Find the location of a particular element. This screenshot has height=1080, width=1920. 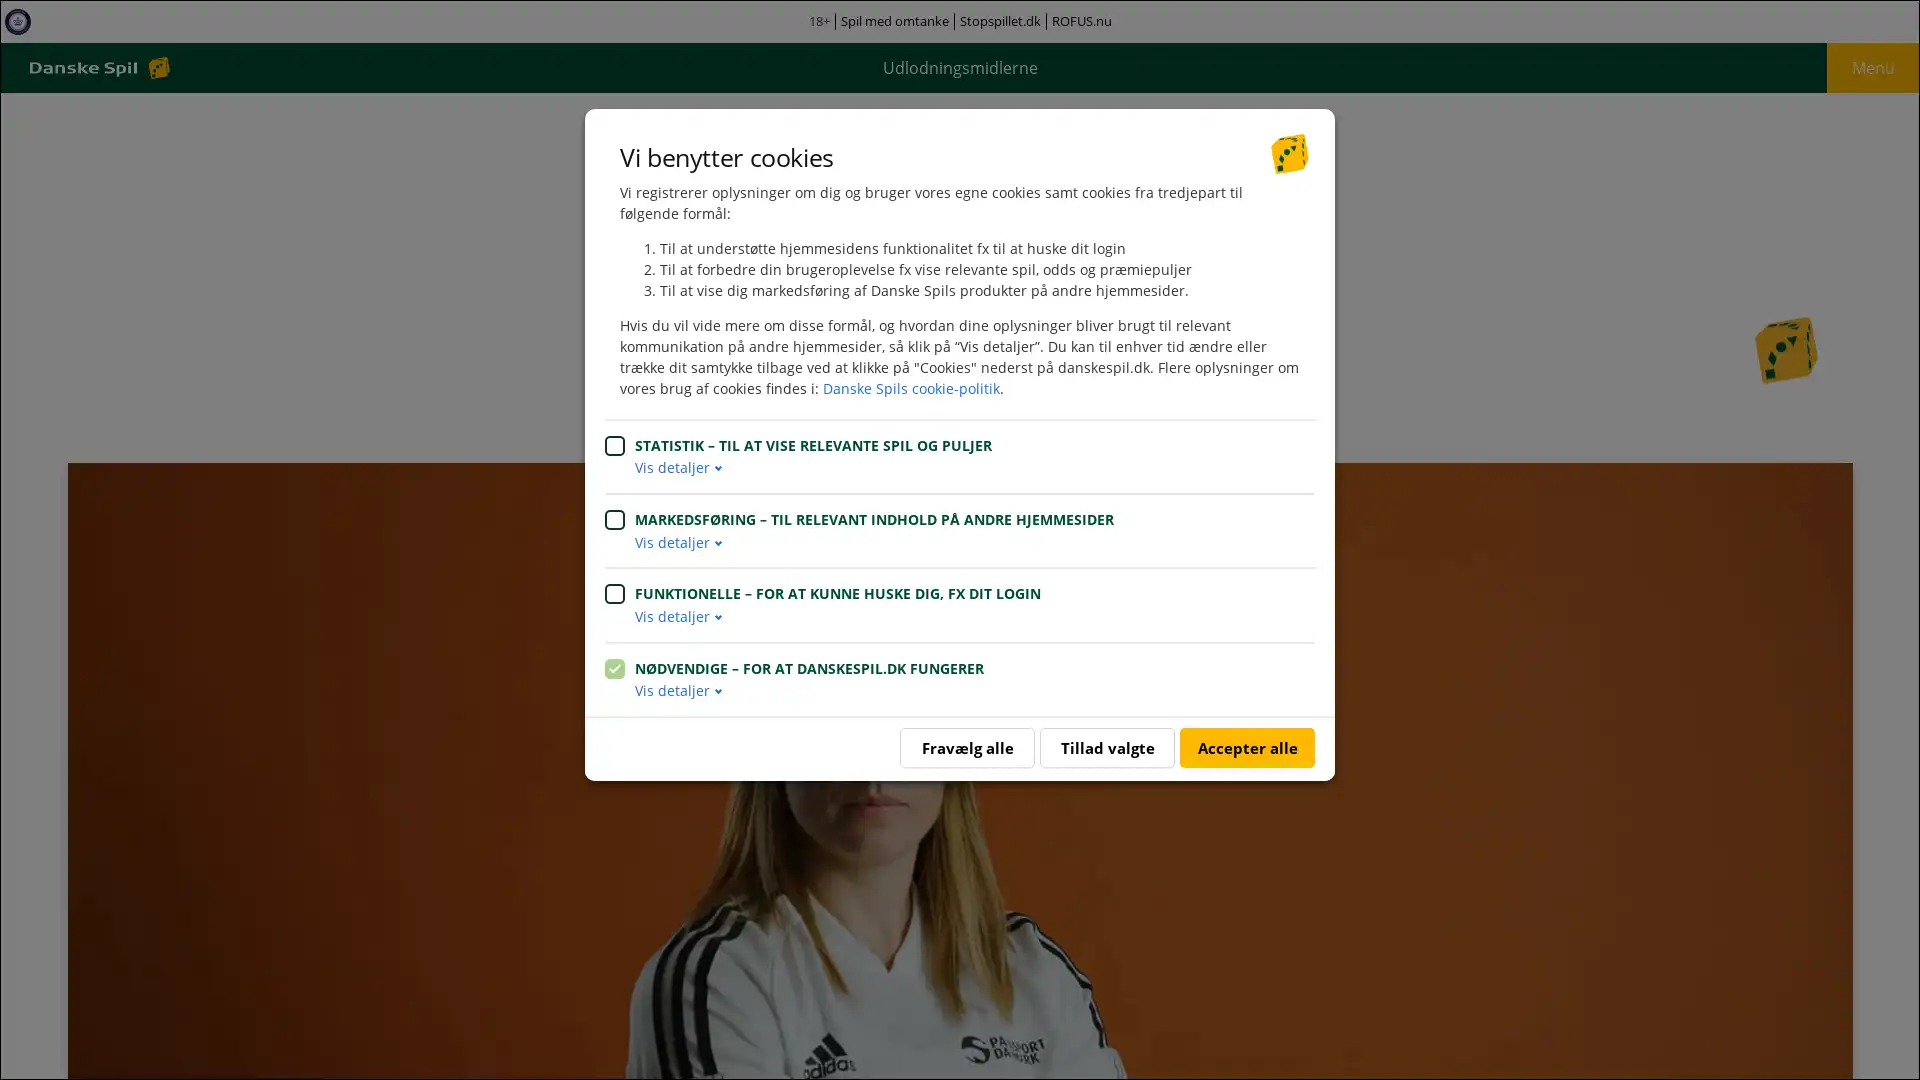

Accepter alle is located at coordinates (1246, 748).